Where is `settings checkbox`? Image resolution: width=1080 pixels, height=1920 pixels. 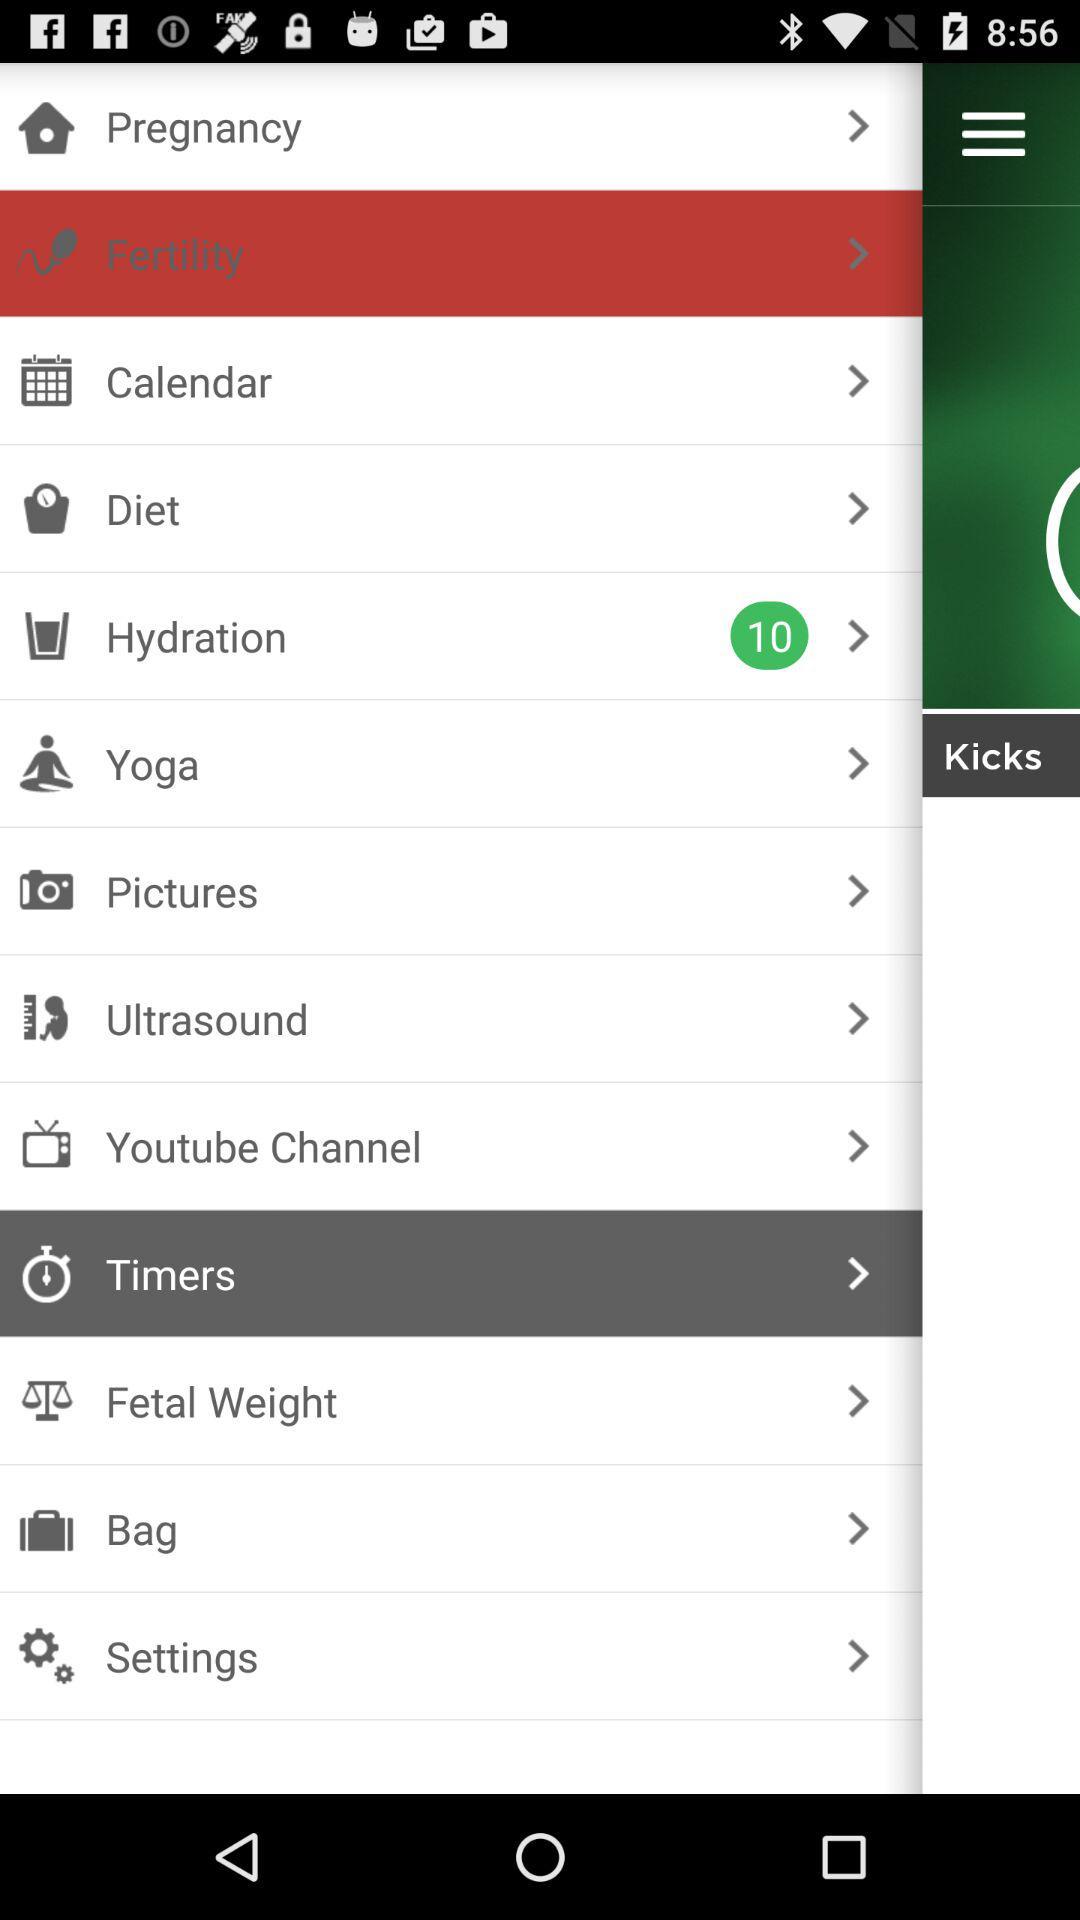 settings checkbox is located at coordinates (457, 1656).